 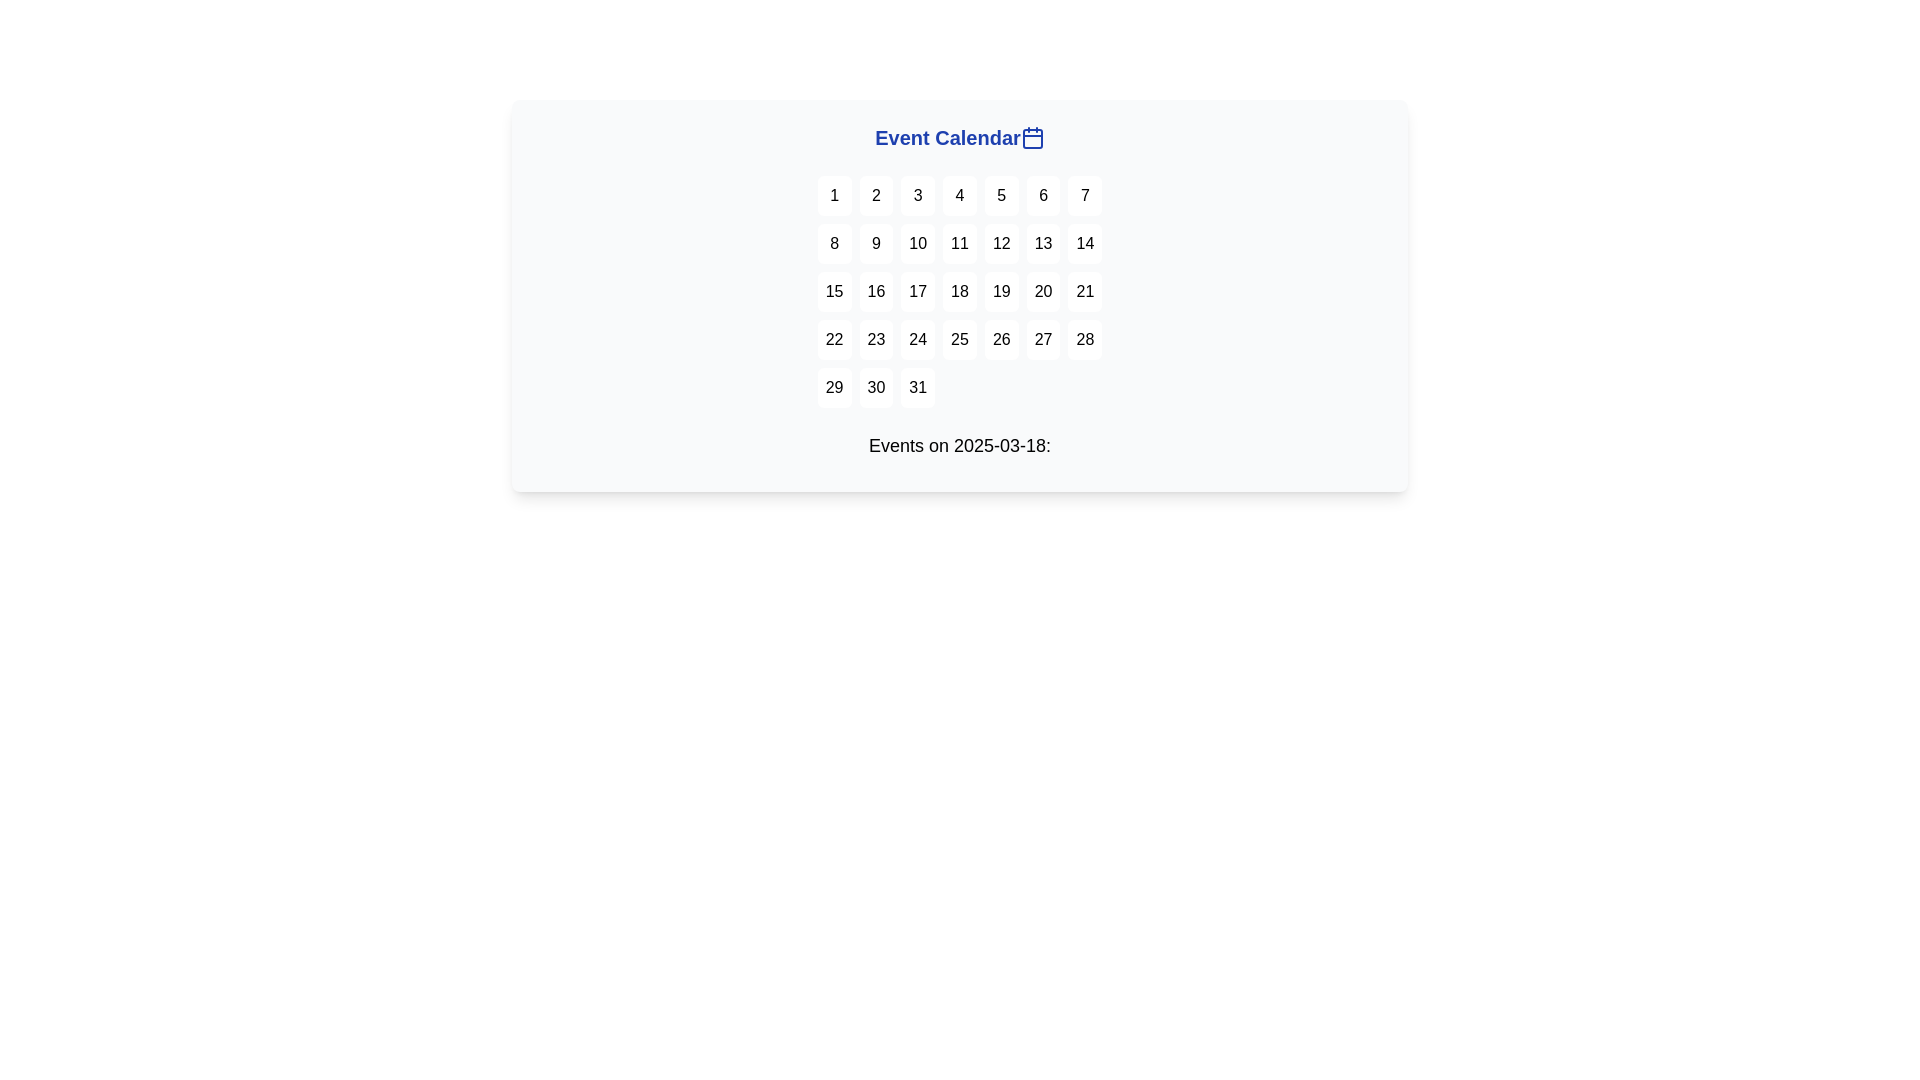 What do you see at coordinates (960, 450) in the screenshot?
I see `the text heading that states 'Events on 2025-03-18:'` at bounding box center [960, 450].